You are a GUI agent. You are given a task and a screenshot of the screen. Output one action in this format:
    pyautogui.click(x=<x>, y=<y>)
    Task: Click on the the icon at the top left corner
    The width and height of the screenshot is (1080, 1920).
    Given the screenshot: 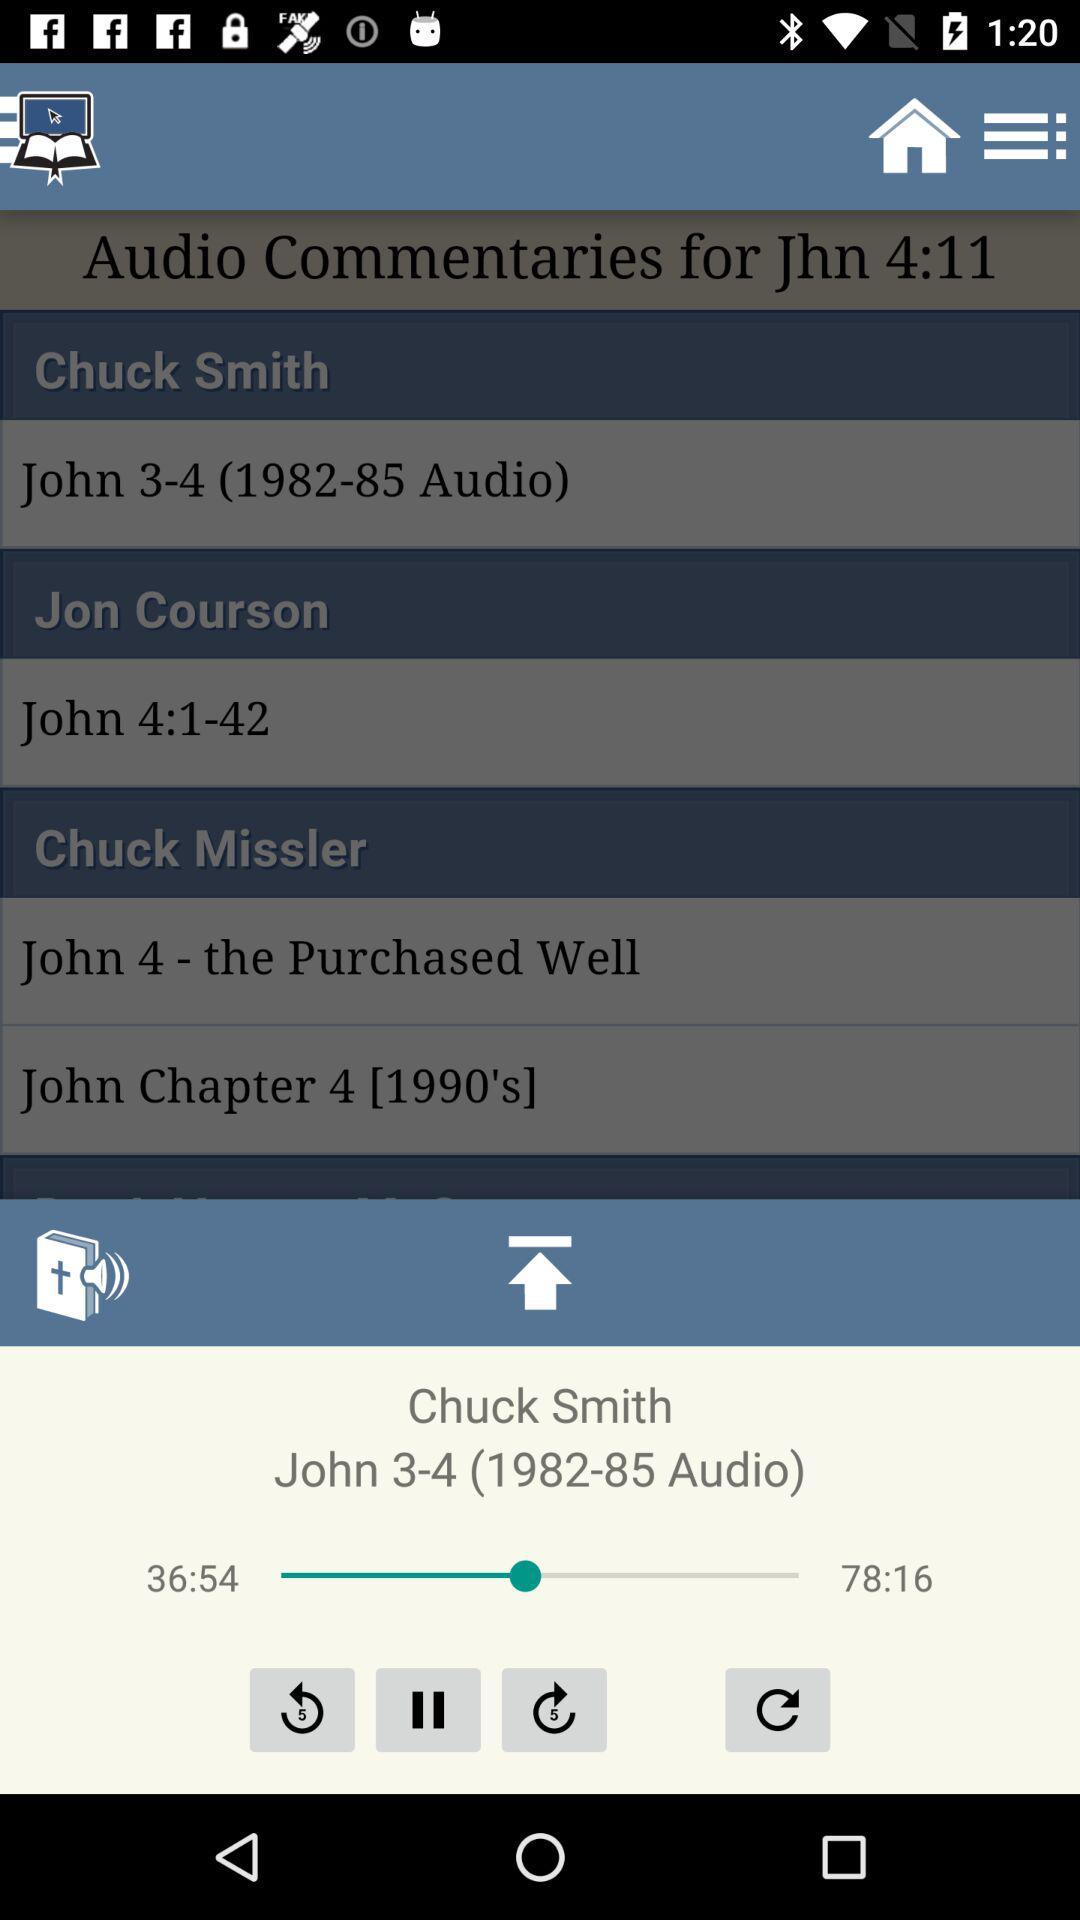 What is the action you would take?
    pyautogui.click(x=54, y=135)
    